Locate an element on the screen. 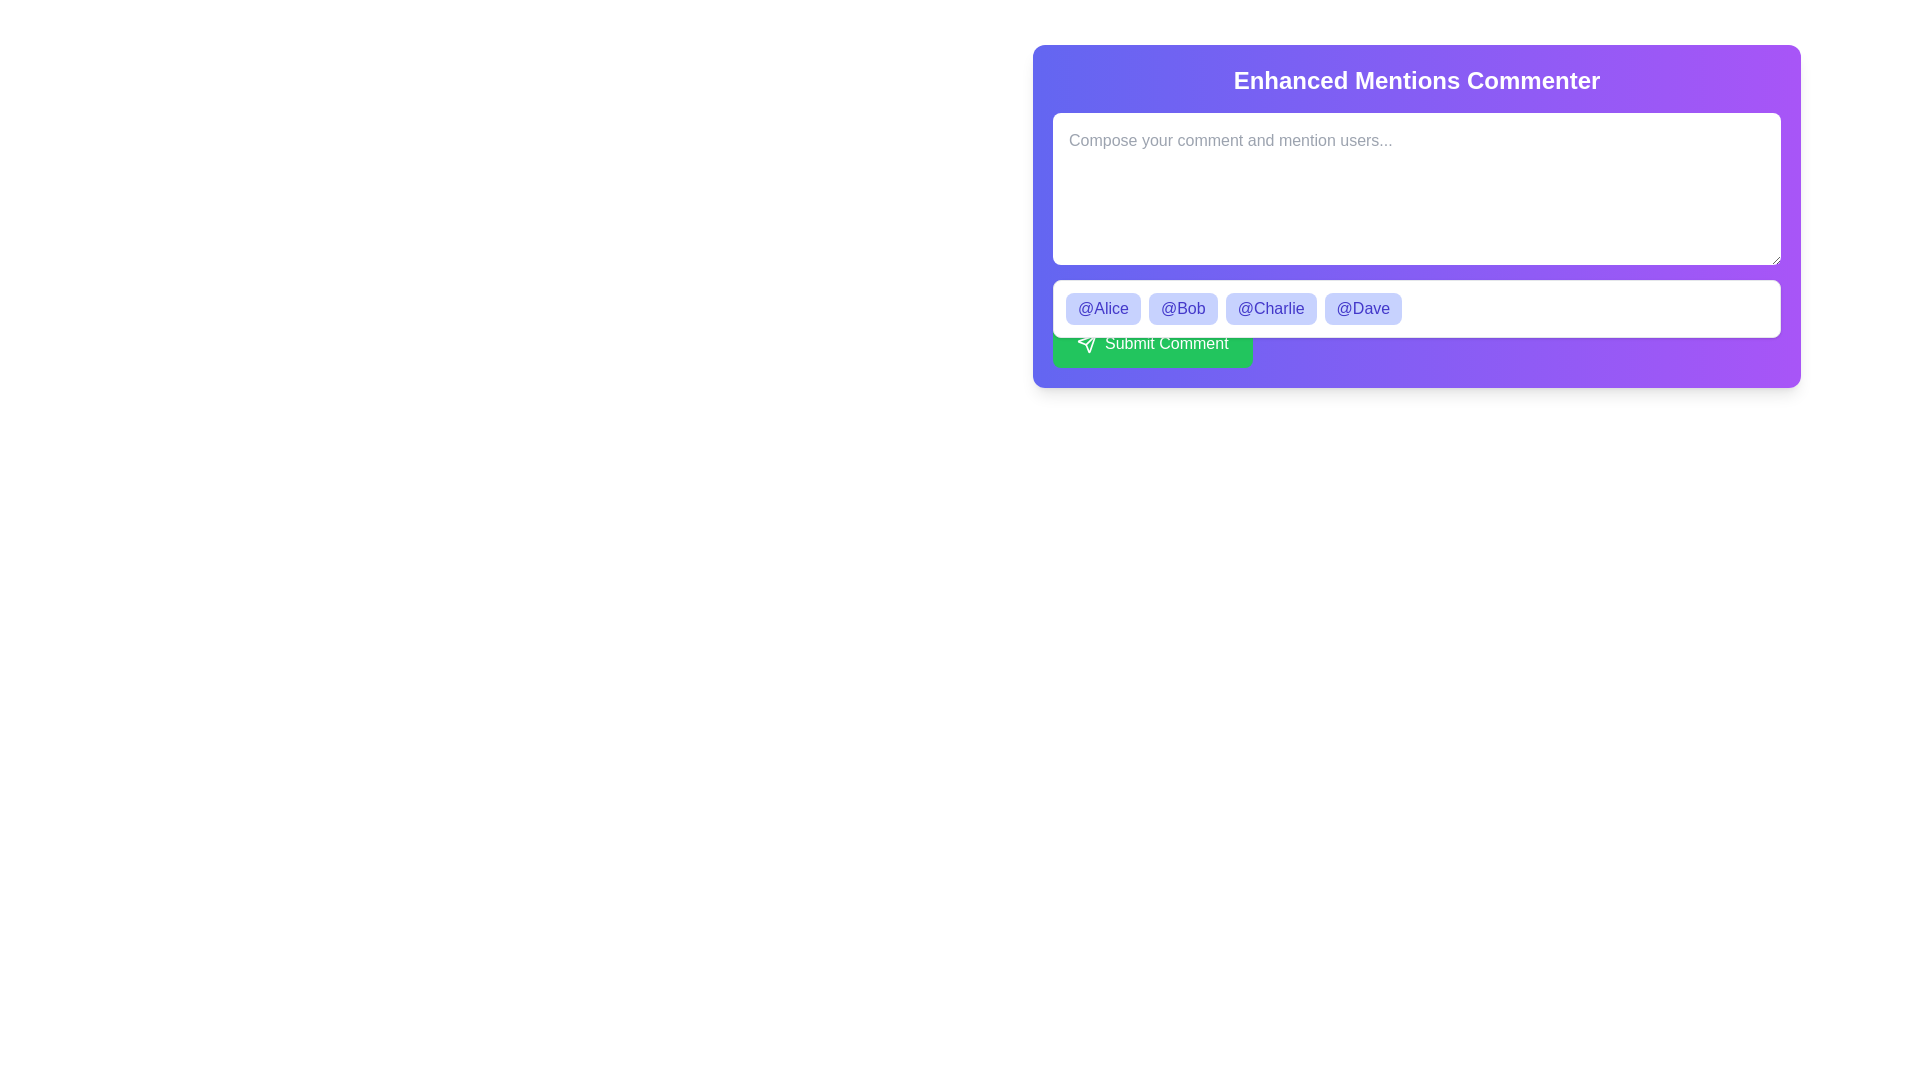 The image size is (1920, 1080). the green button labeled 'Submit Comment' containing the paper plane icon is located at coordinates (1085, 342).